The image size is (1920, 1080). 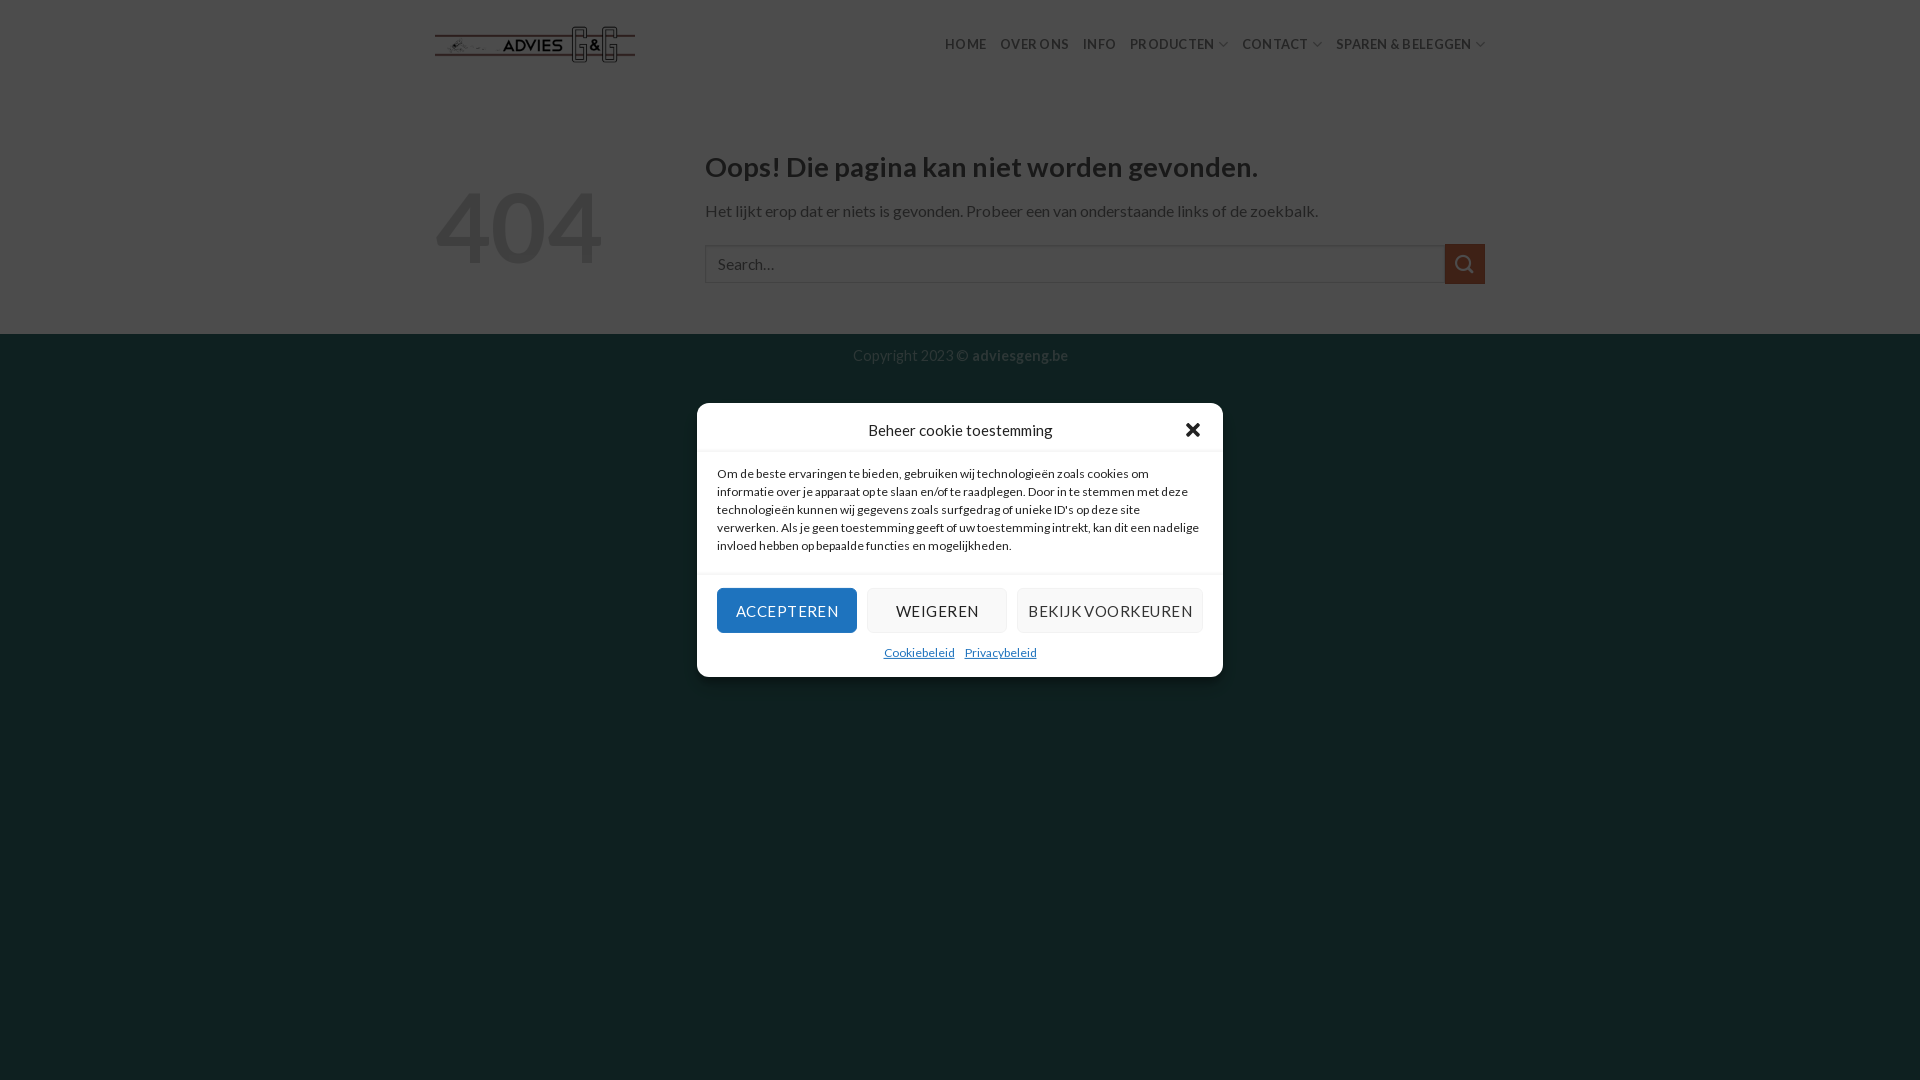 What do you see at coordinates (1108, 609) in the screenshot?
I see `'BEKIJK VOORKEUREN'` at bounding box center [1108, 609].